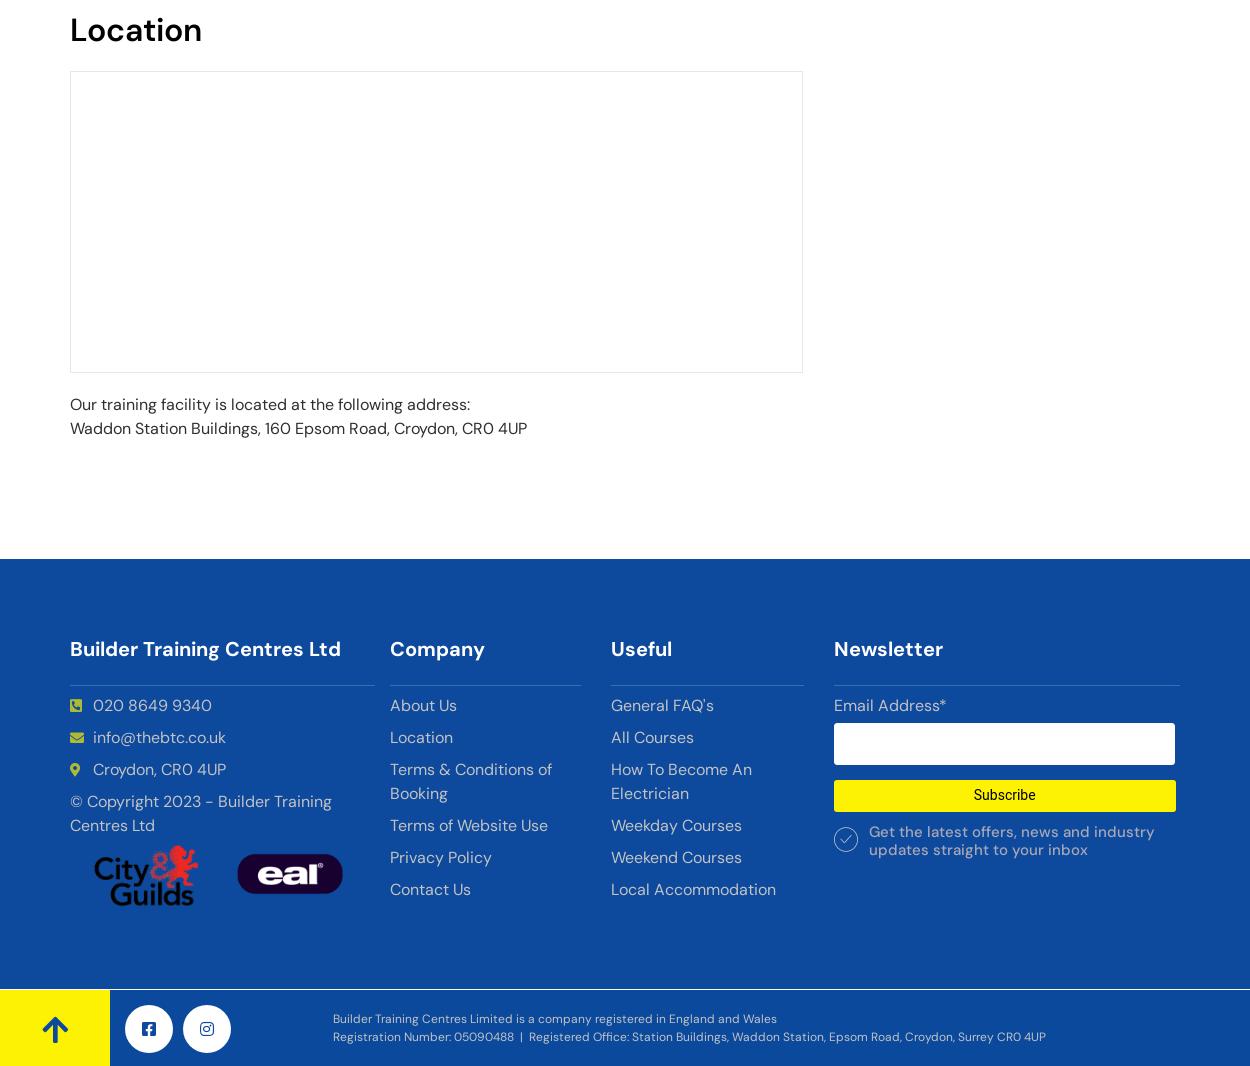 Image resolution: width=1250 pixels, height=1066 pixels. What do you see at coordinates (889, 704) in the screenshot?
I see `'Email Address*'` at bounding box center [889, 704].